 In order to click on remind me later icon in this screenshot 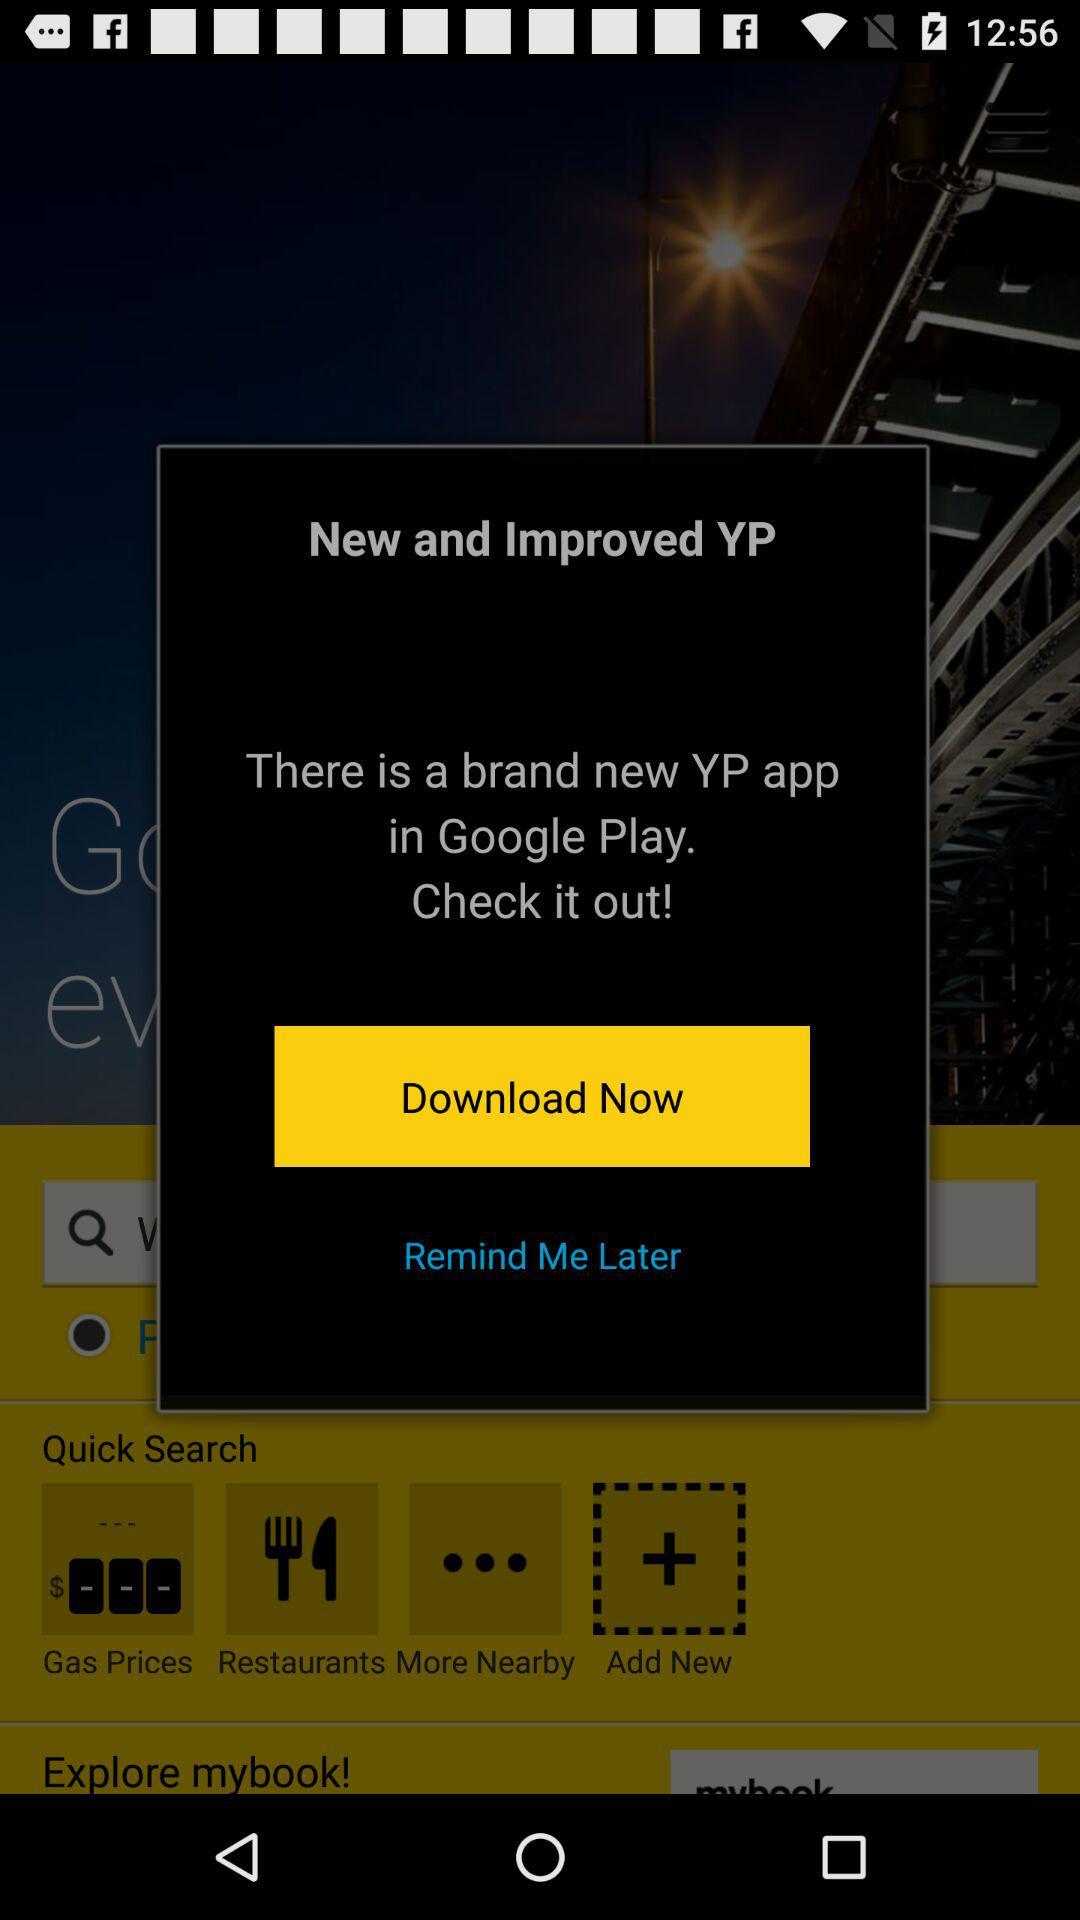, I will do `click(542, 1253)`.